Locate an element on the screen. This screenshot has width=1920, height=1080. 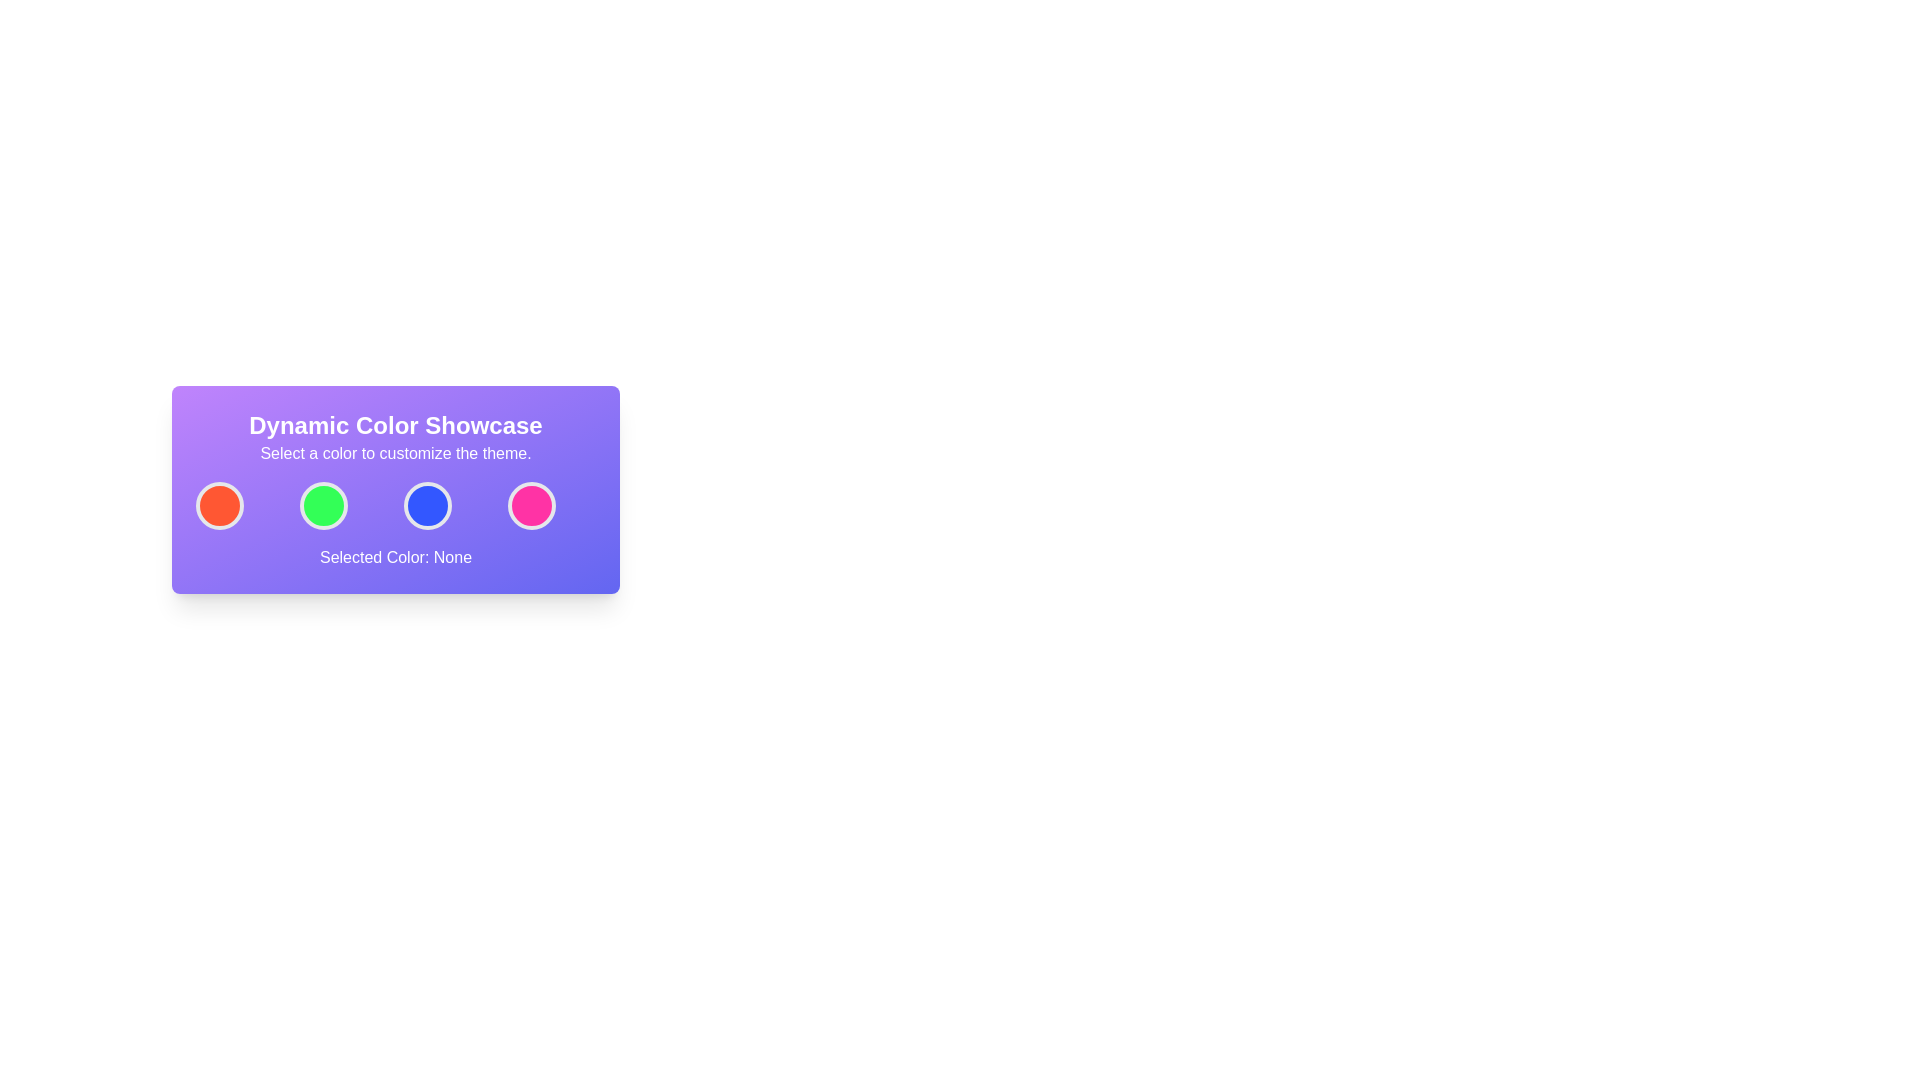
the fourth circular button with a pink background and white border is located at coordinates (532, 504).